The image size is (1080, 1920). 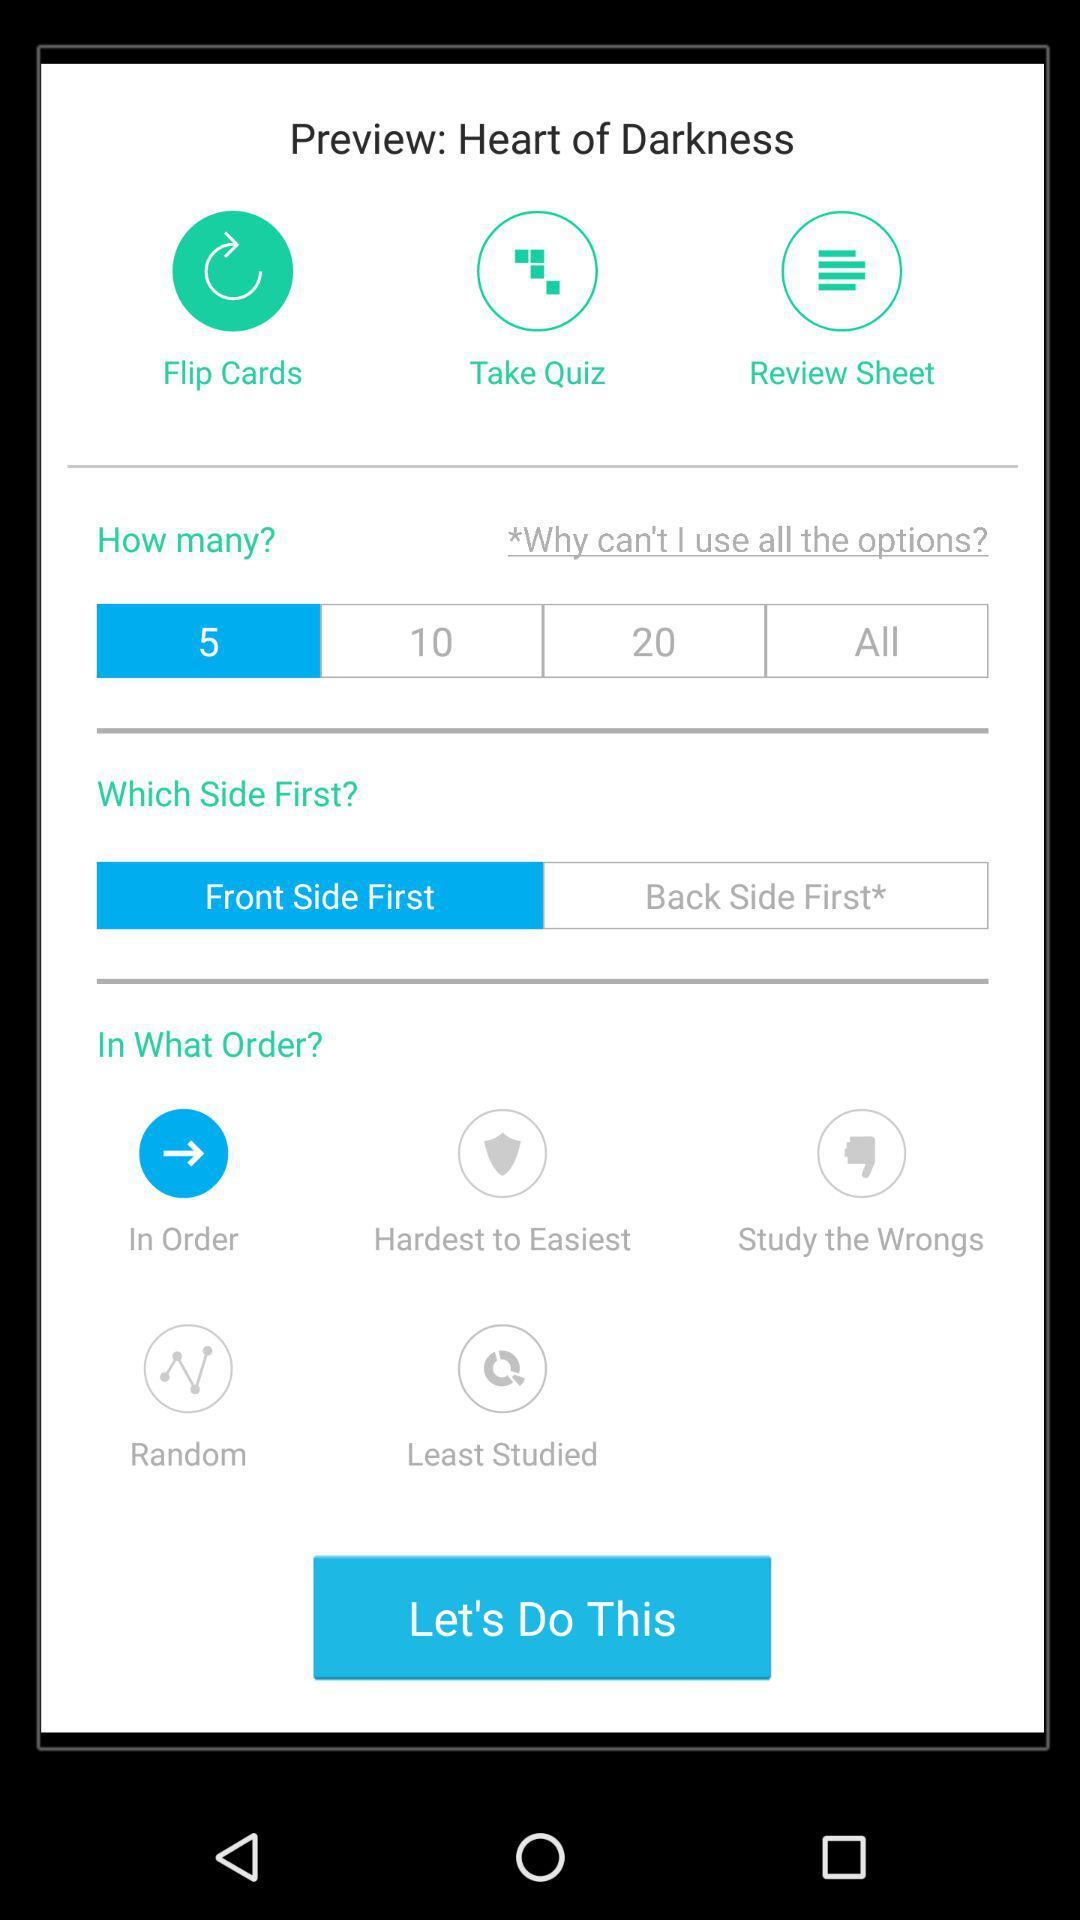 I want to click on next, so click(x=183, y=1153).